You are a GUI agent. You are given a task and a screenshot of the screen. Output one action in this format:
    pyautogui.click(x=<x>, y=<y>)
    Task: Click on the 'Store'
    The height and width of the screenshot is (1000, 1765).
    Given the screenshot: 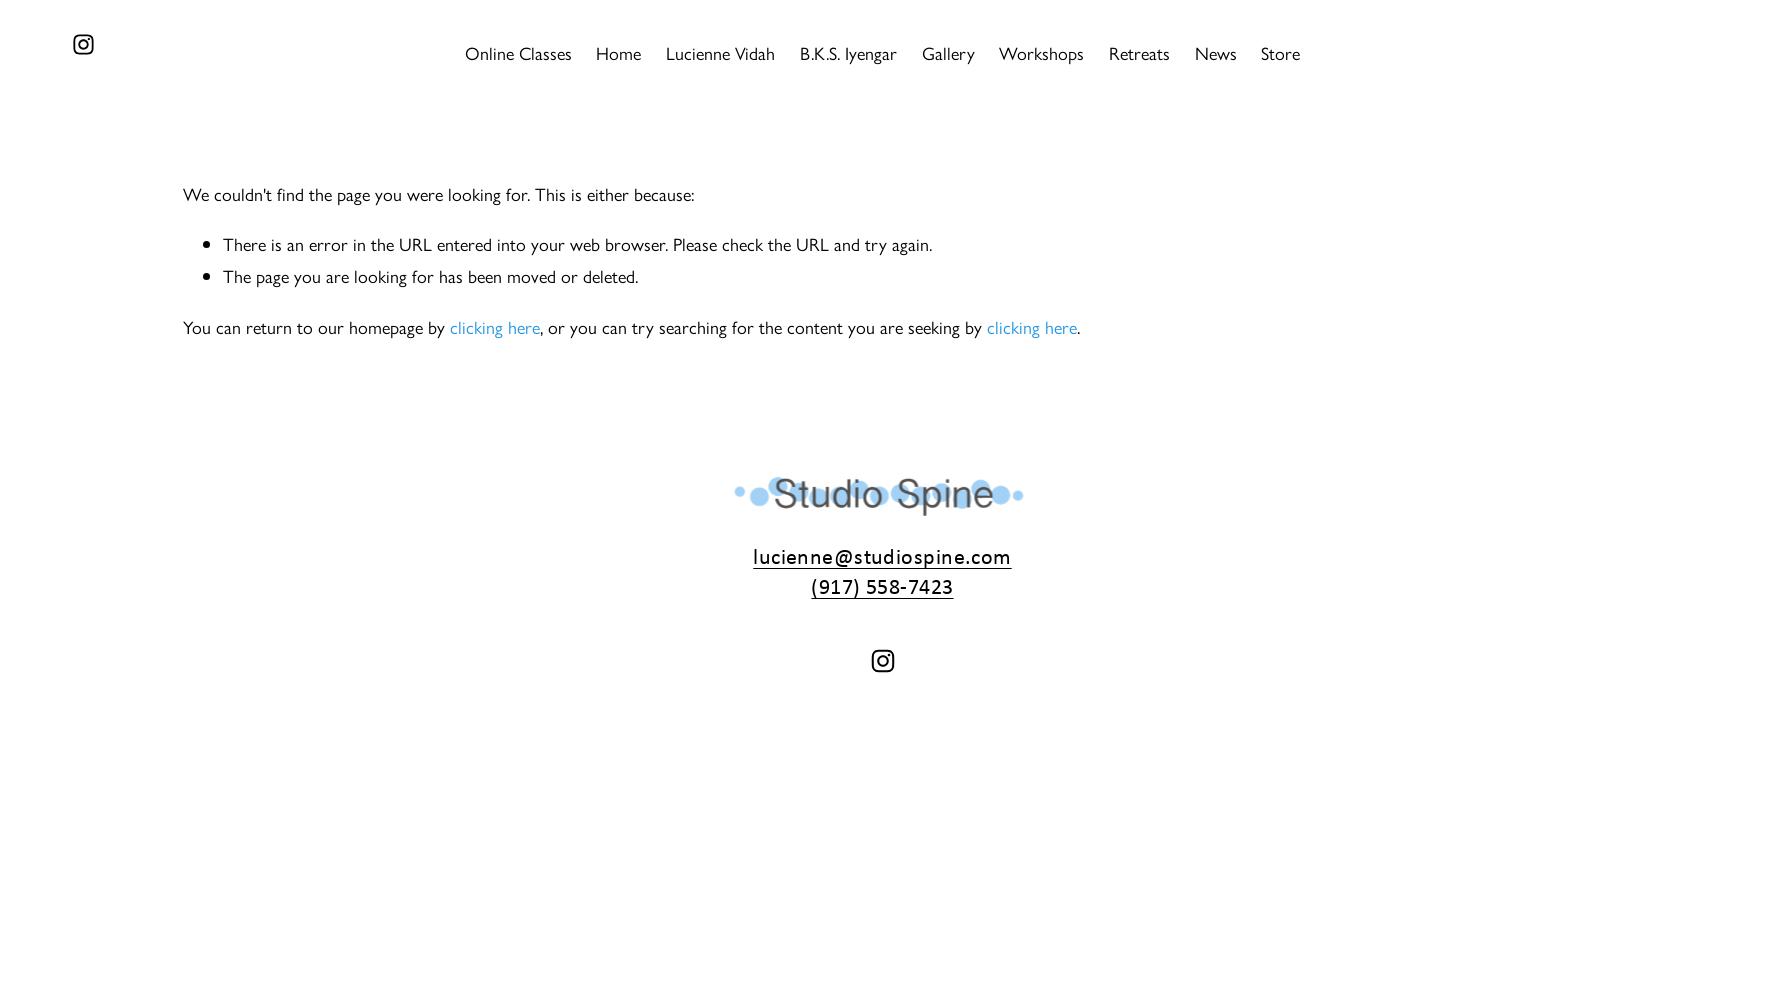 What is the action you would take?
    pyautogui.click(x=1260, y=52)
    